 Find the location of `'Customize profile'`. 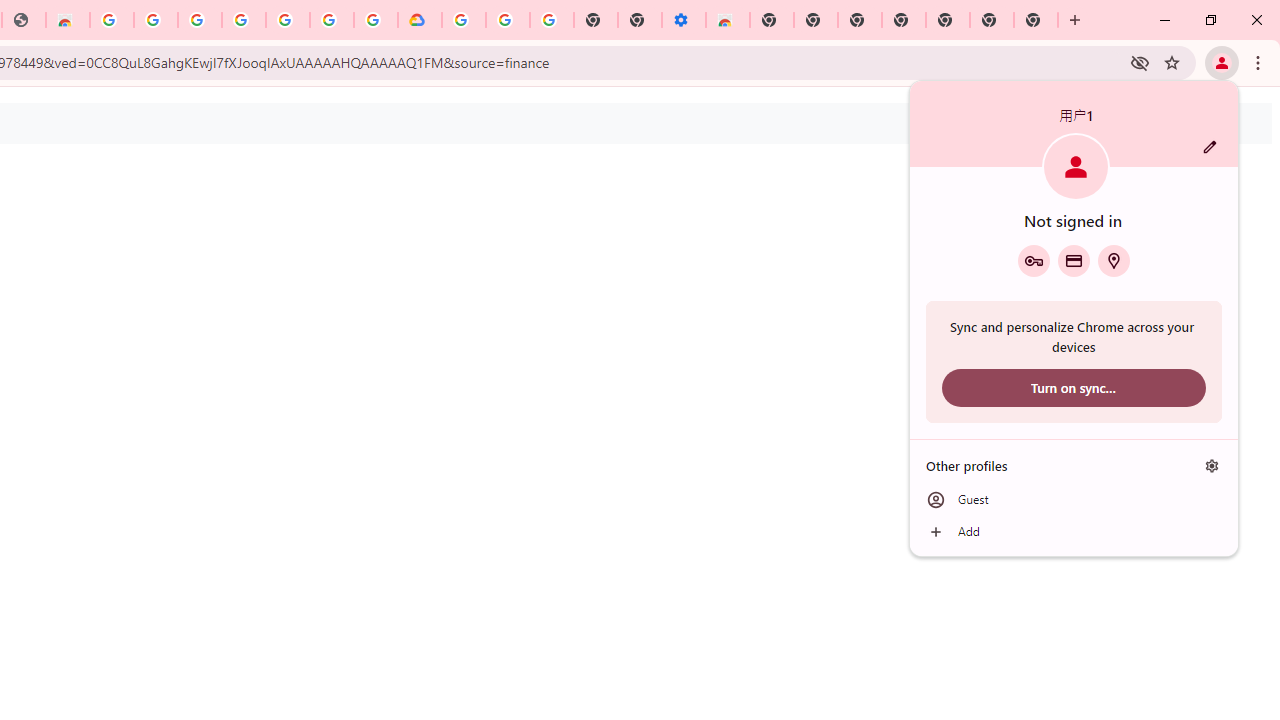

'Customize profile' is located at coordinates (1209, 146).